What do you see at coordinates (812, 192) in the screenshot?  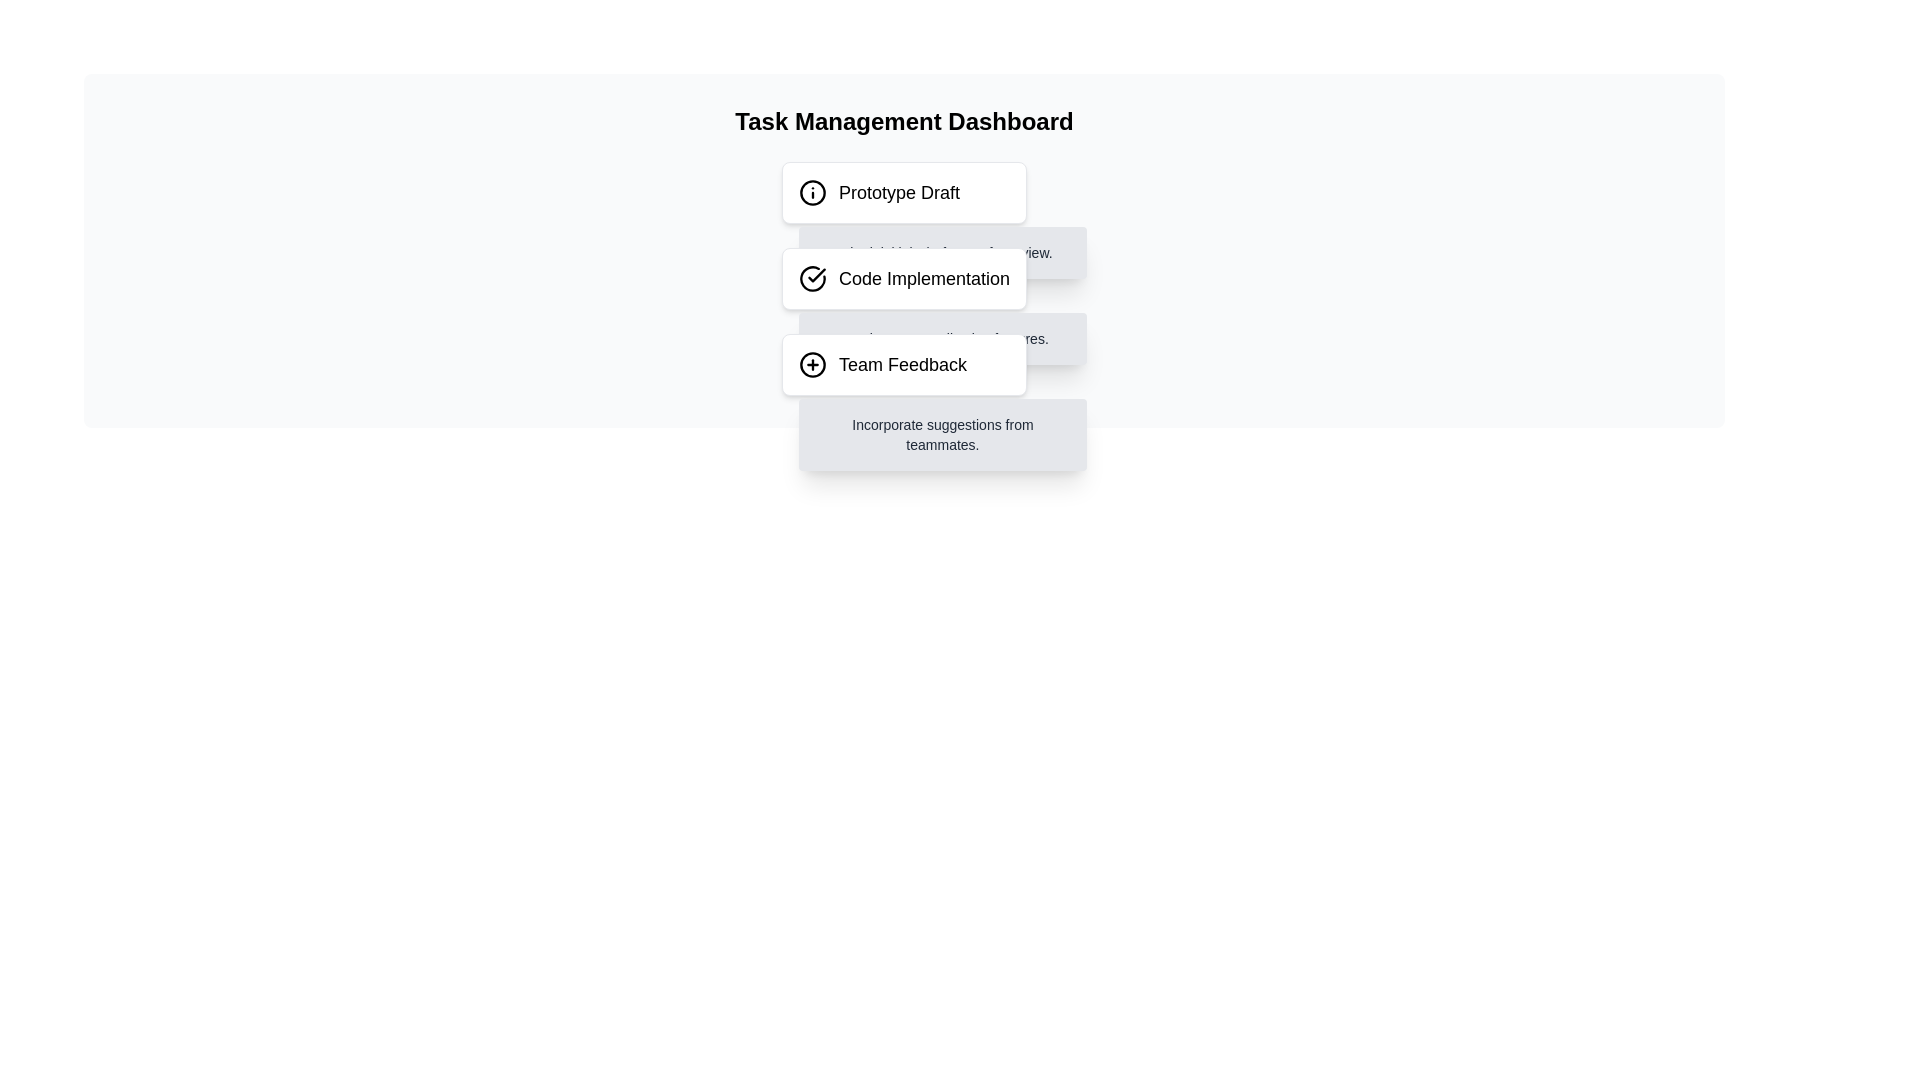 I see `the circle element within the 'Prototype Draft' item on the Task Management Dashboard, which is styled with a stroke and no fill, and has a radius of 10 units` at bounding box center [812, 192].